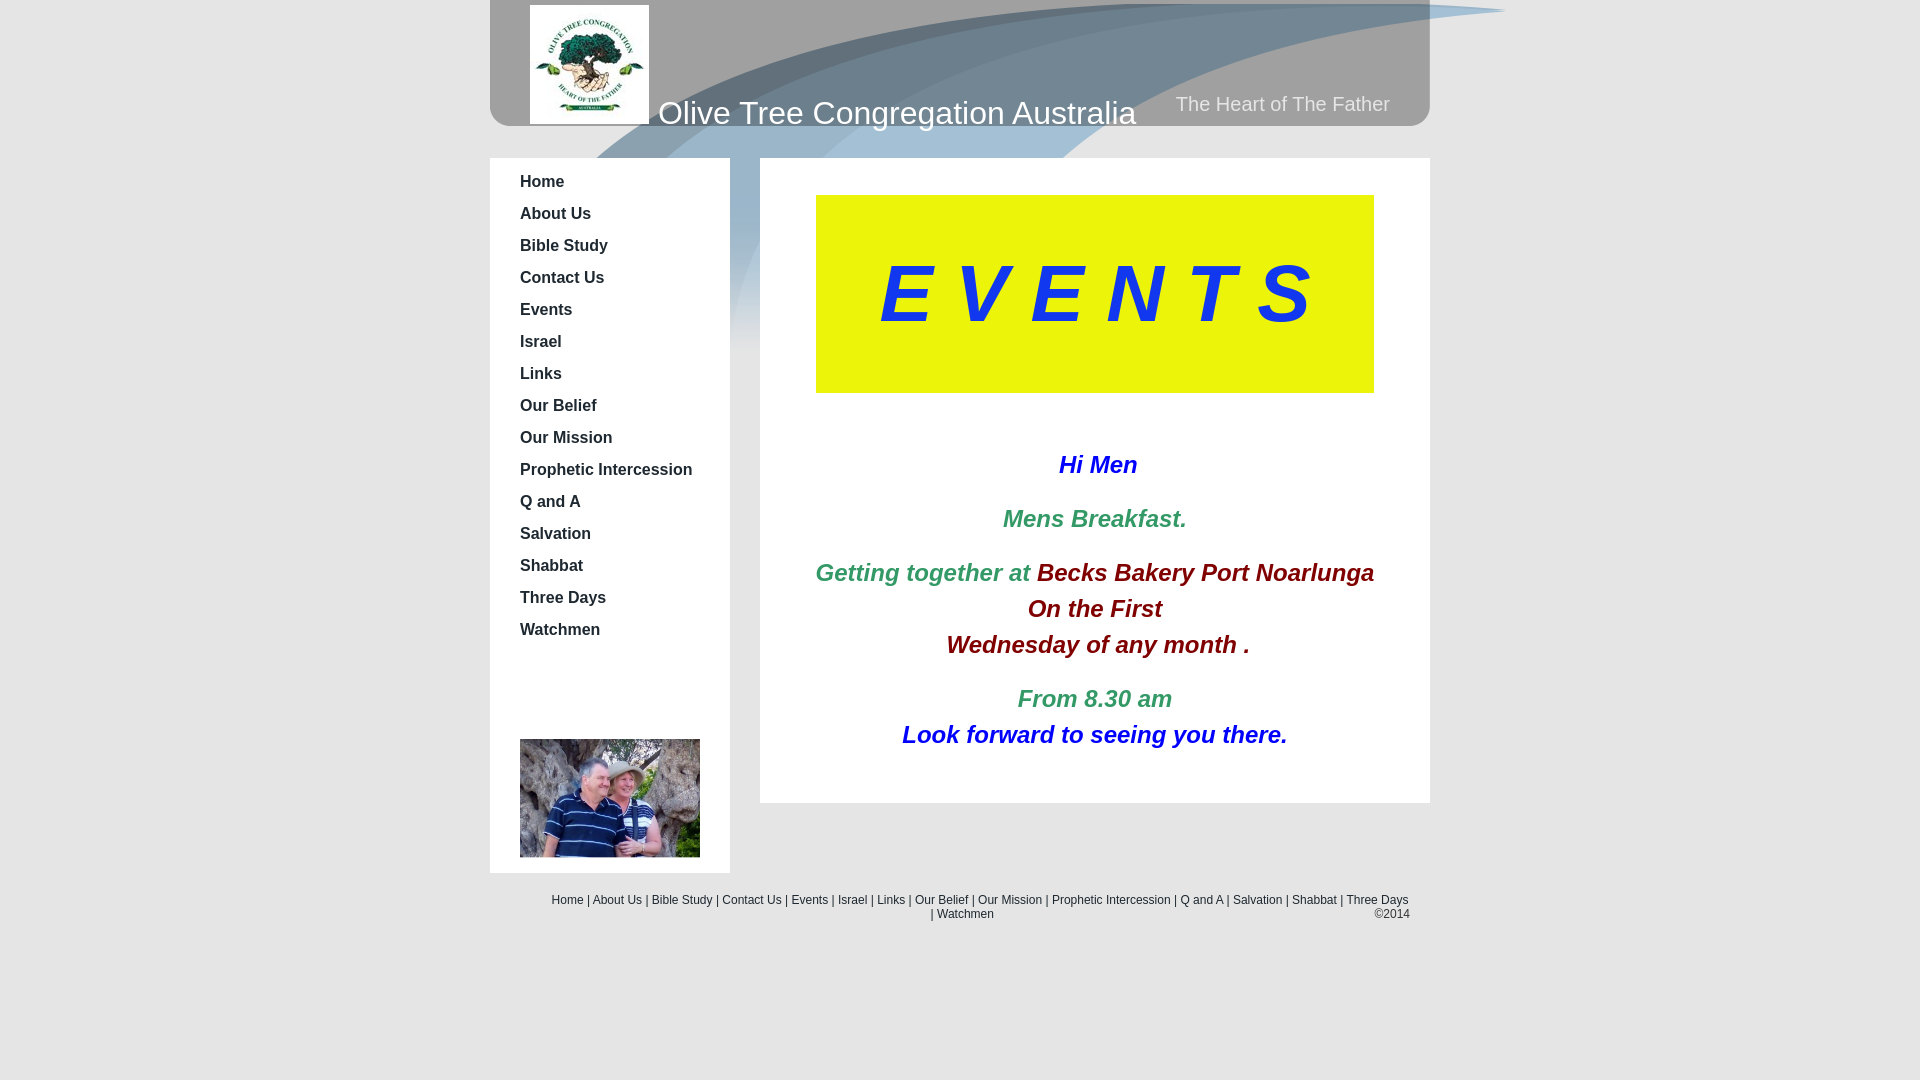 The image size is (1920, 1080). What do you see at coordinates (810, 898) in the screenshot?
I see `'Events'` at bounding box center [810, 898].